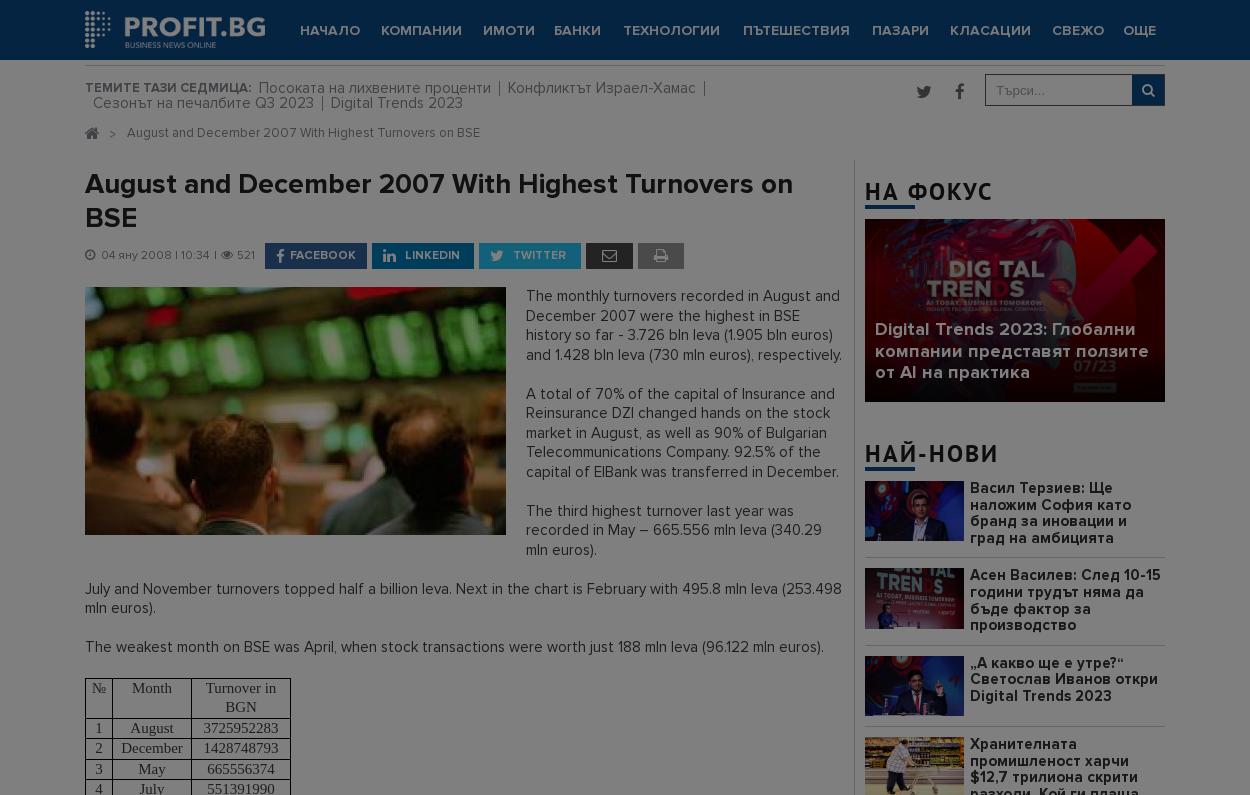  What do you see at coordinates (151, 767) in the screenshot?
I see `'May'` at bounding box center [151, 767].